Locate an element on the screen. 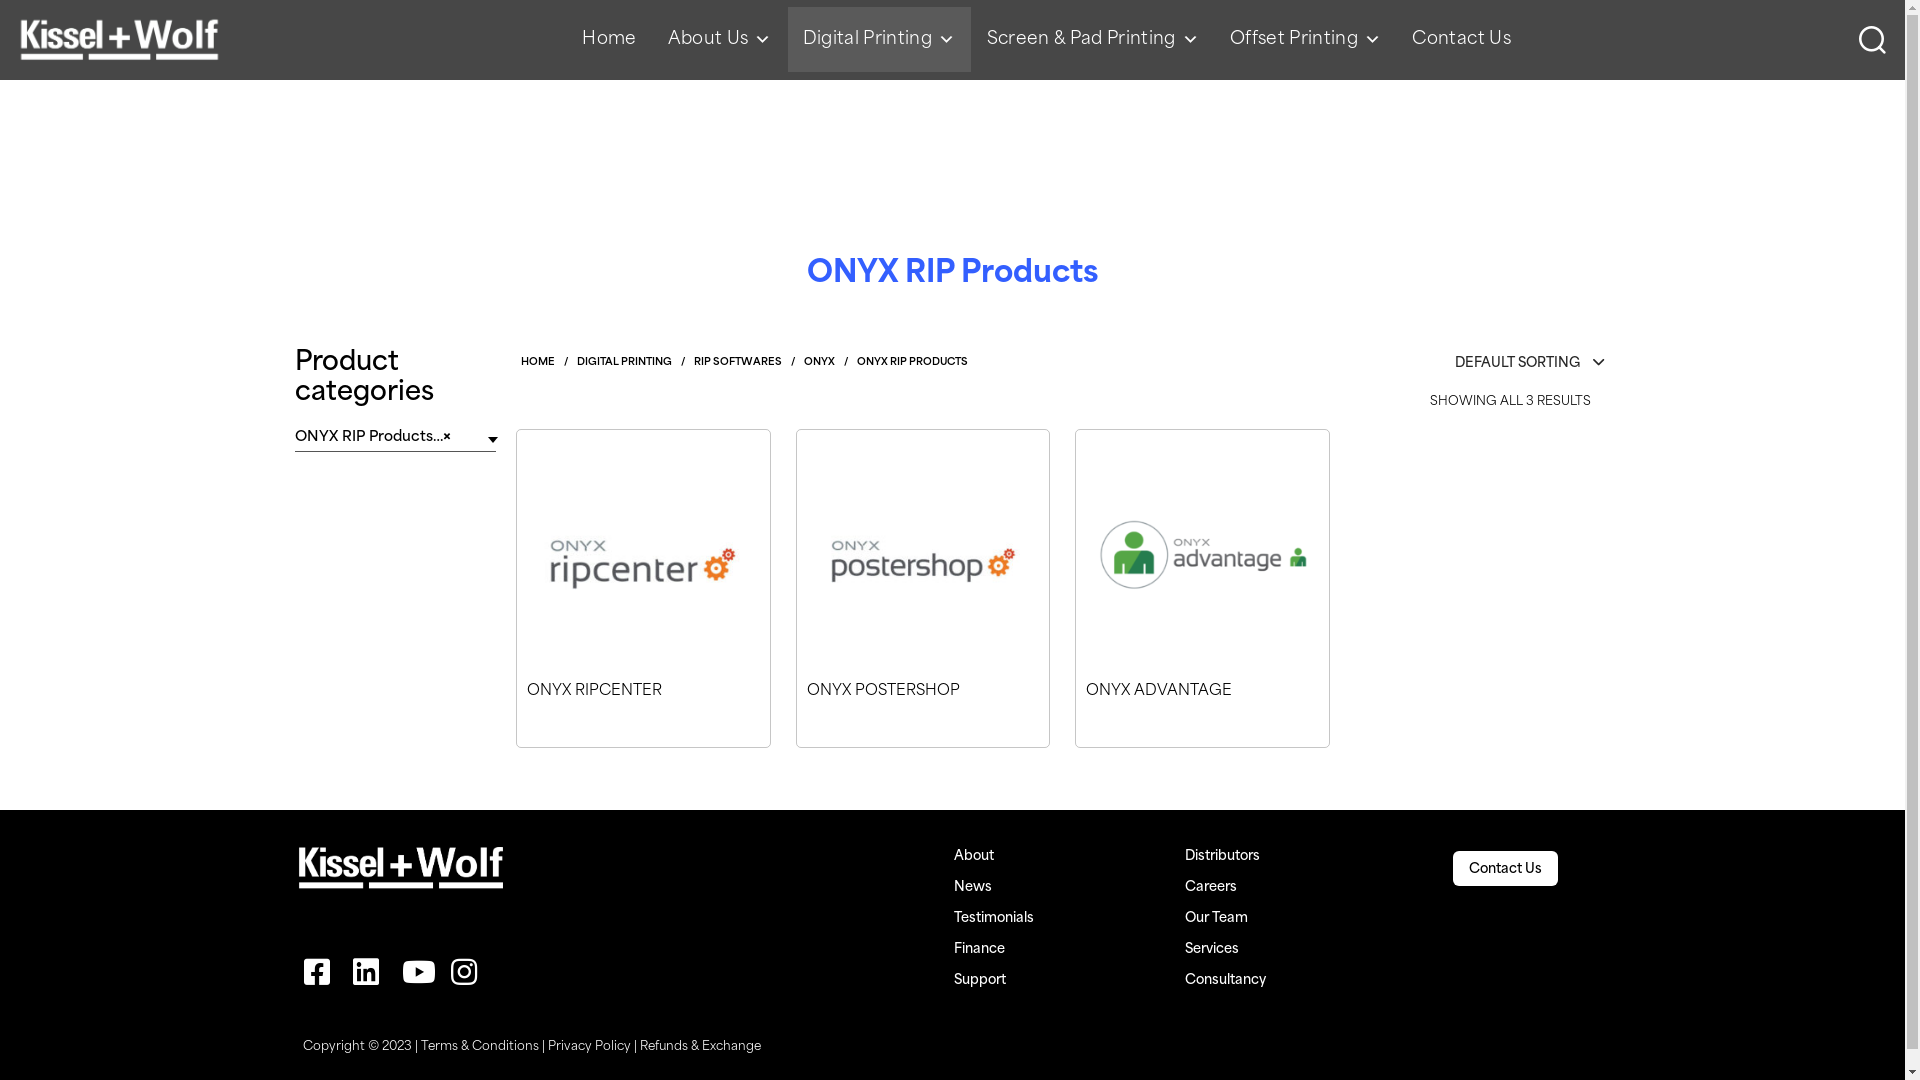 This screenshot has height=1080, width=1920. 'RIP SOFTWARES' is located at coordinates (694, 362).